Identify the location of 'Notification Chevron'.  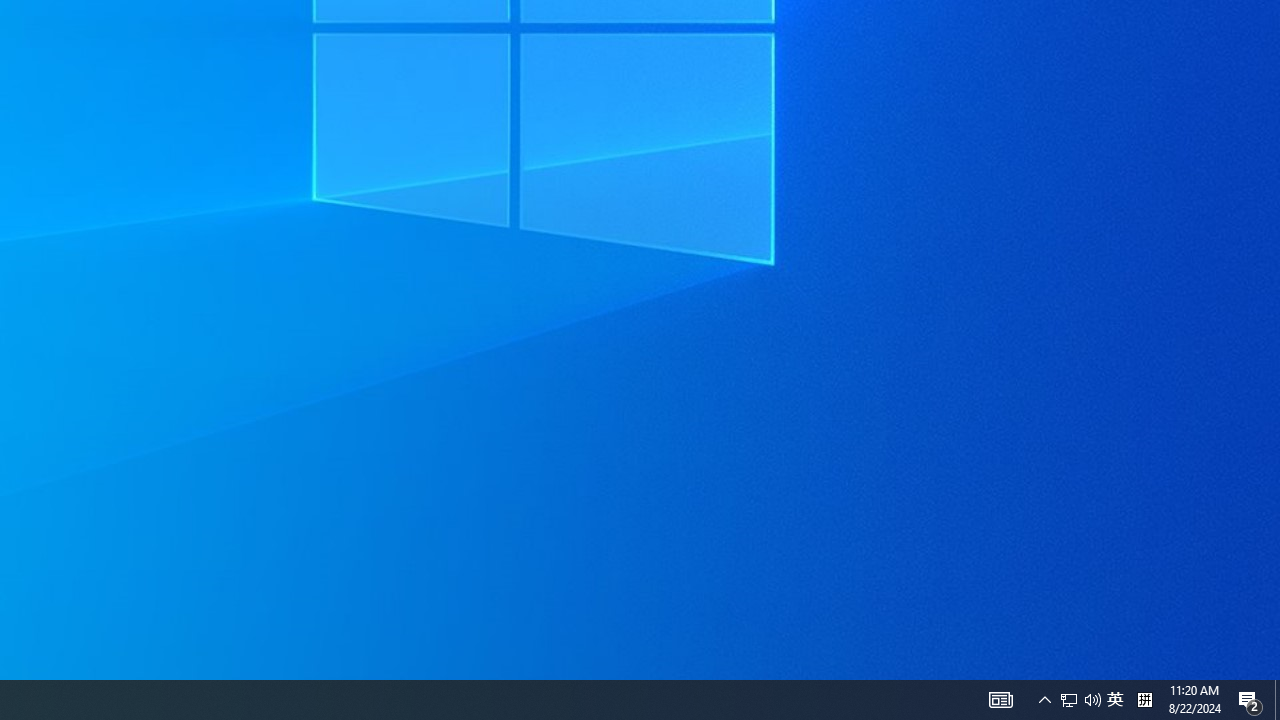
(1079, 698).